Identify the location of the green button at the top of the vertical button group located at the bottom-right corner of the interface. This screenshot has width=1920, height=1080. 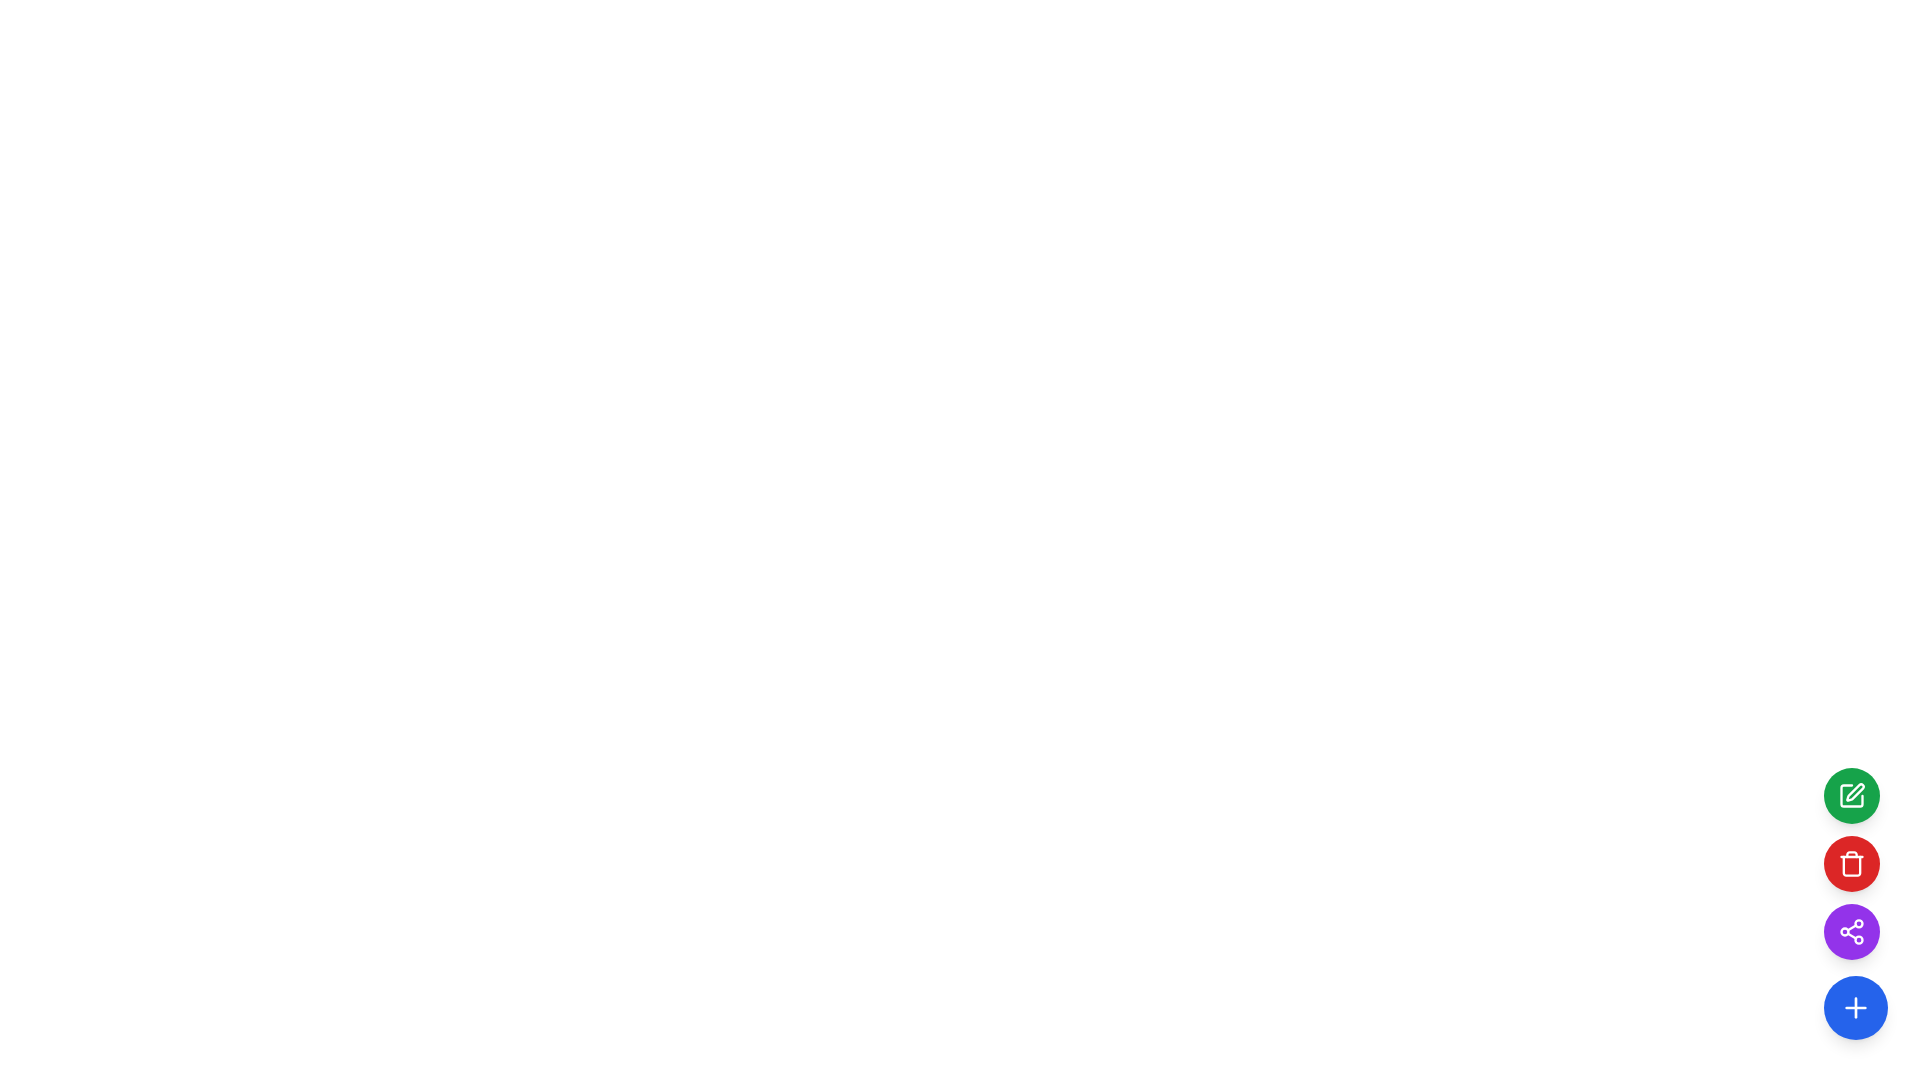
(1851, 863).